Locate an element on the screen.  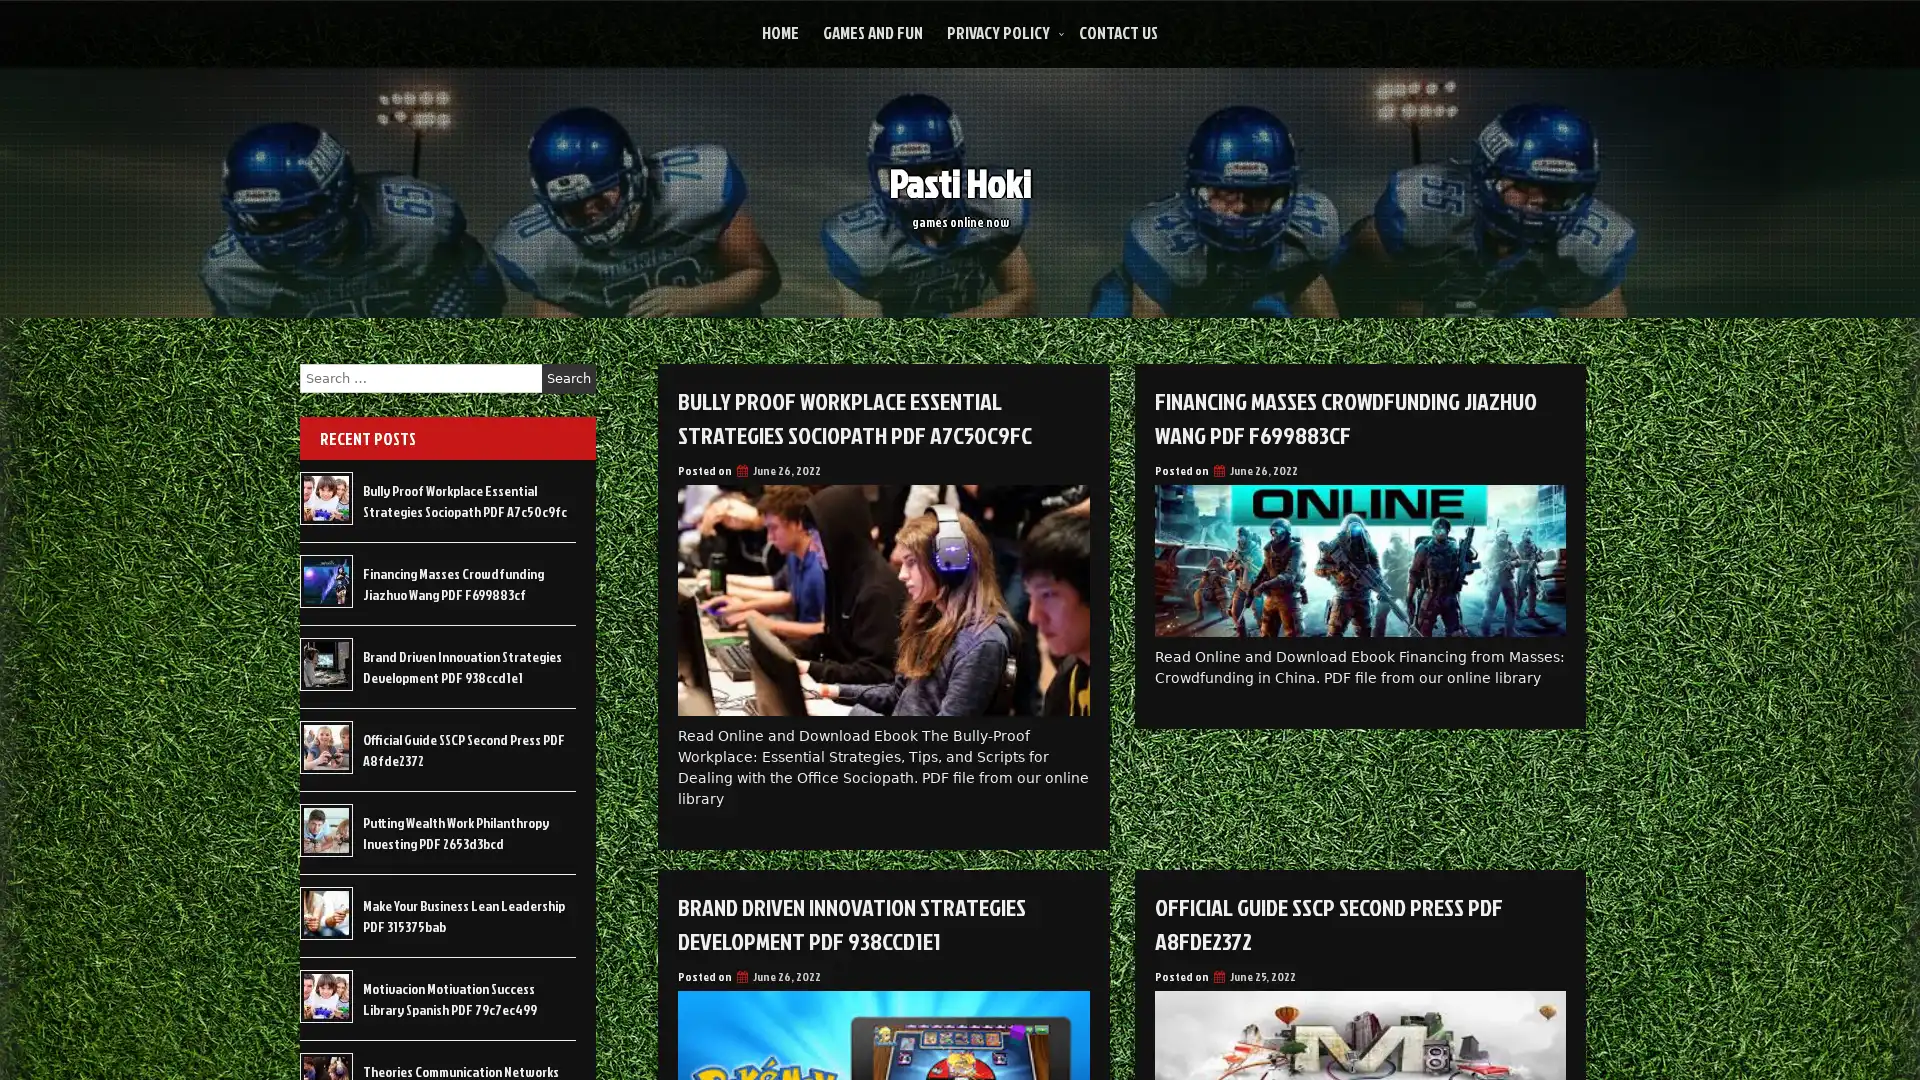
Search is located at coordinates (568, 378).